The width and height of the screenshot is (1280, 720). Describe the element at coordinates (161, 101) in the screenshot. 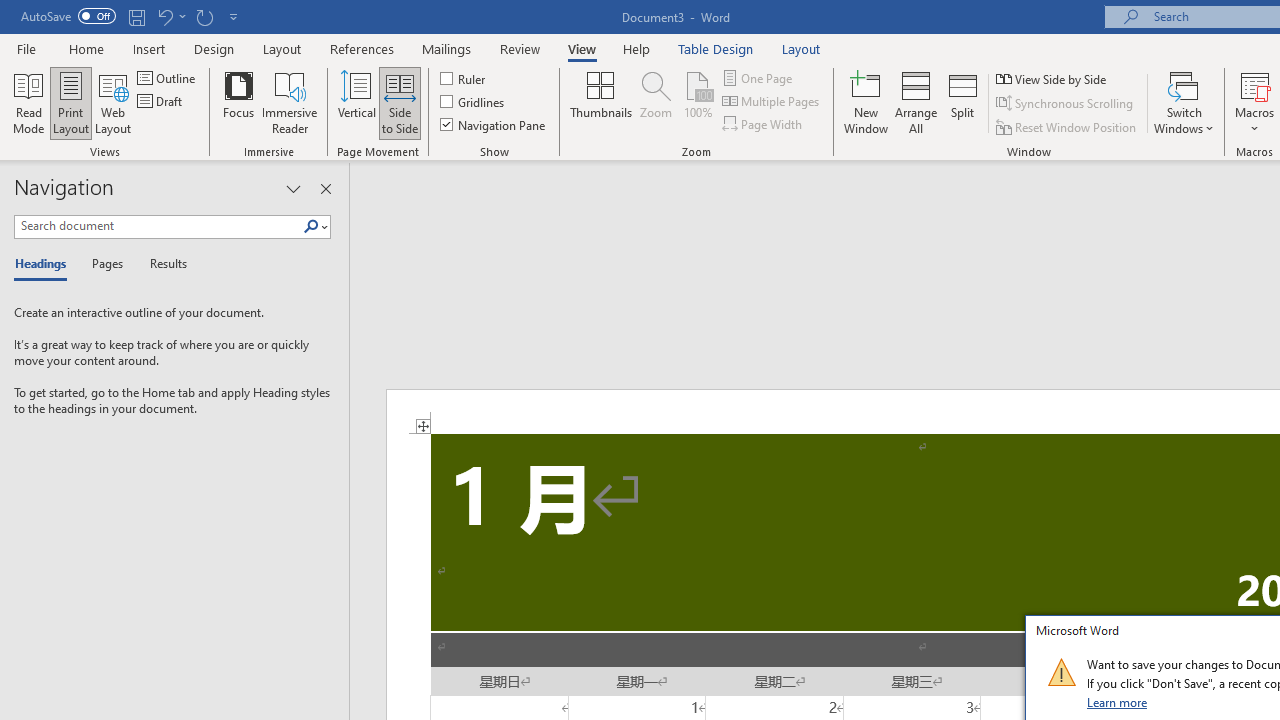

I see `'Draft'` at that location.